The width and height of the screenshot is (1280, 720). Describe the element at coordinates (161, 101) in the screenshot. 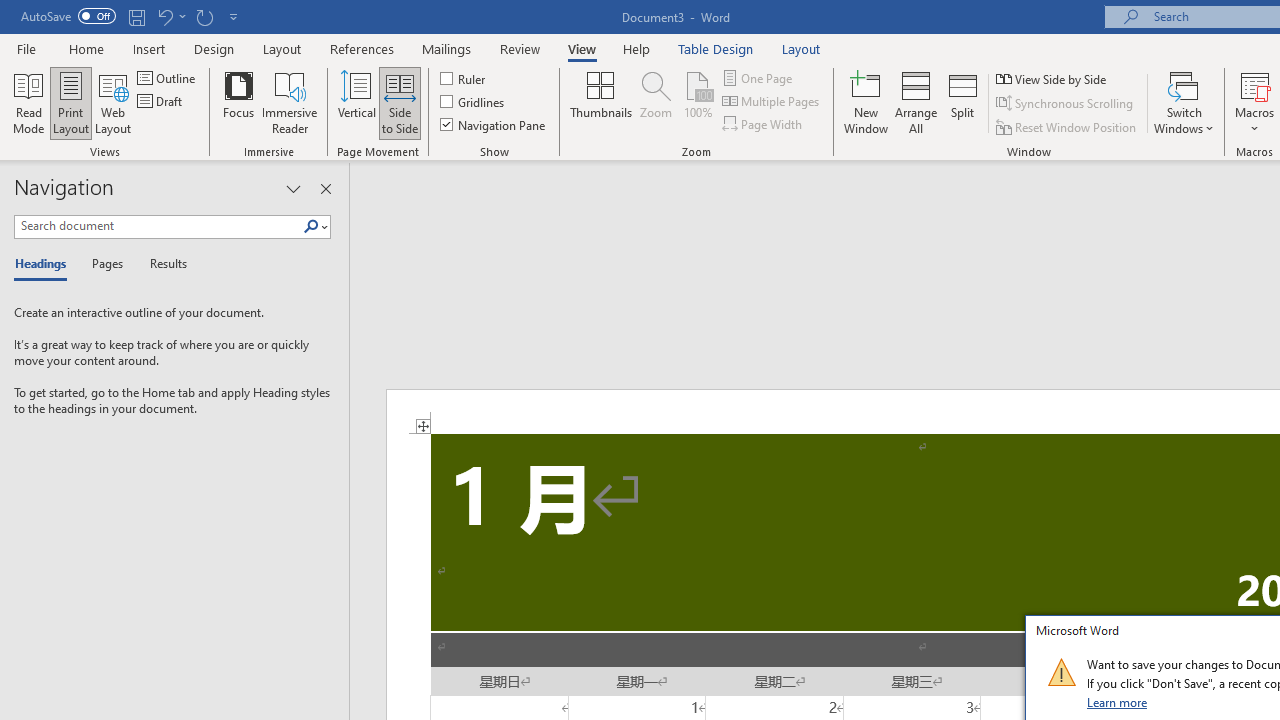

I see `'Draft'` at that location.